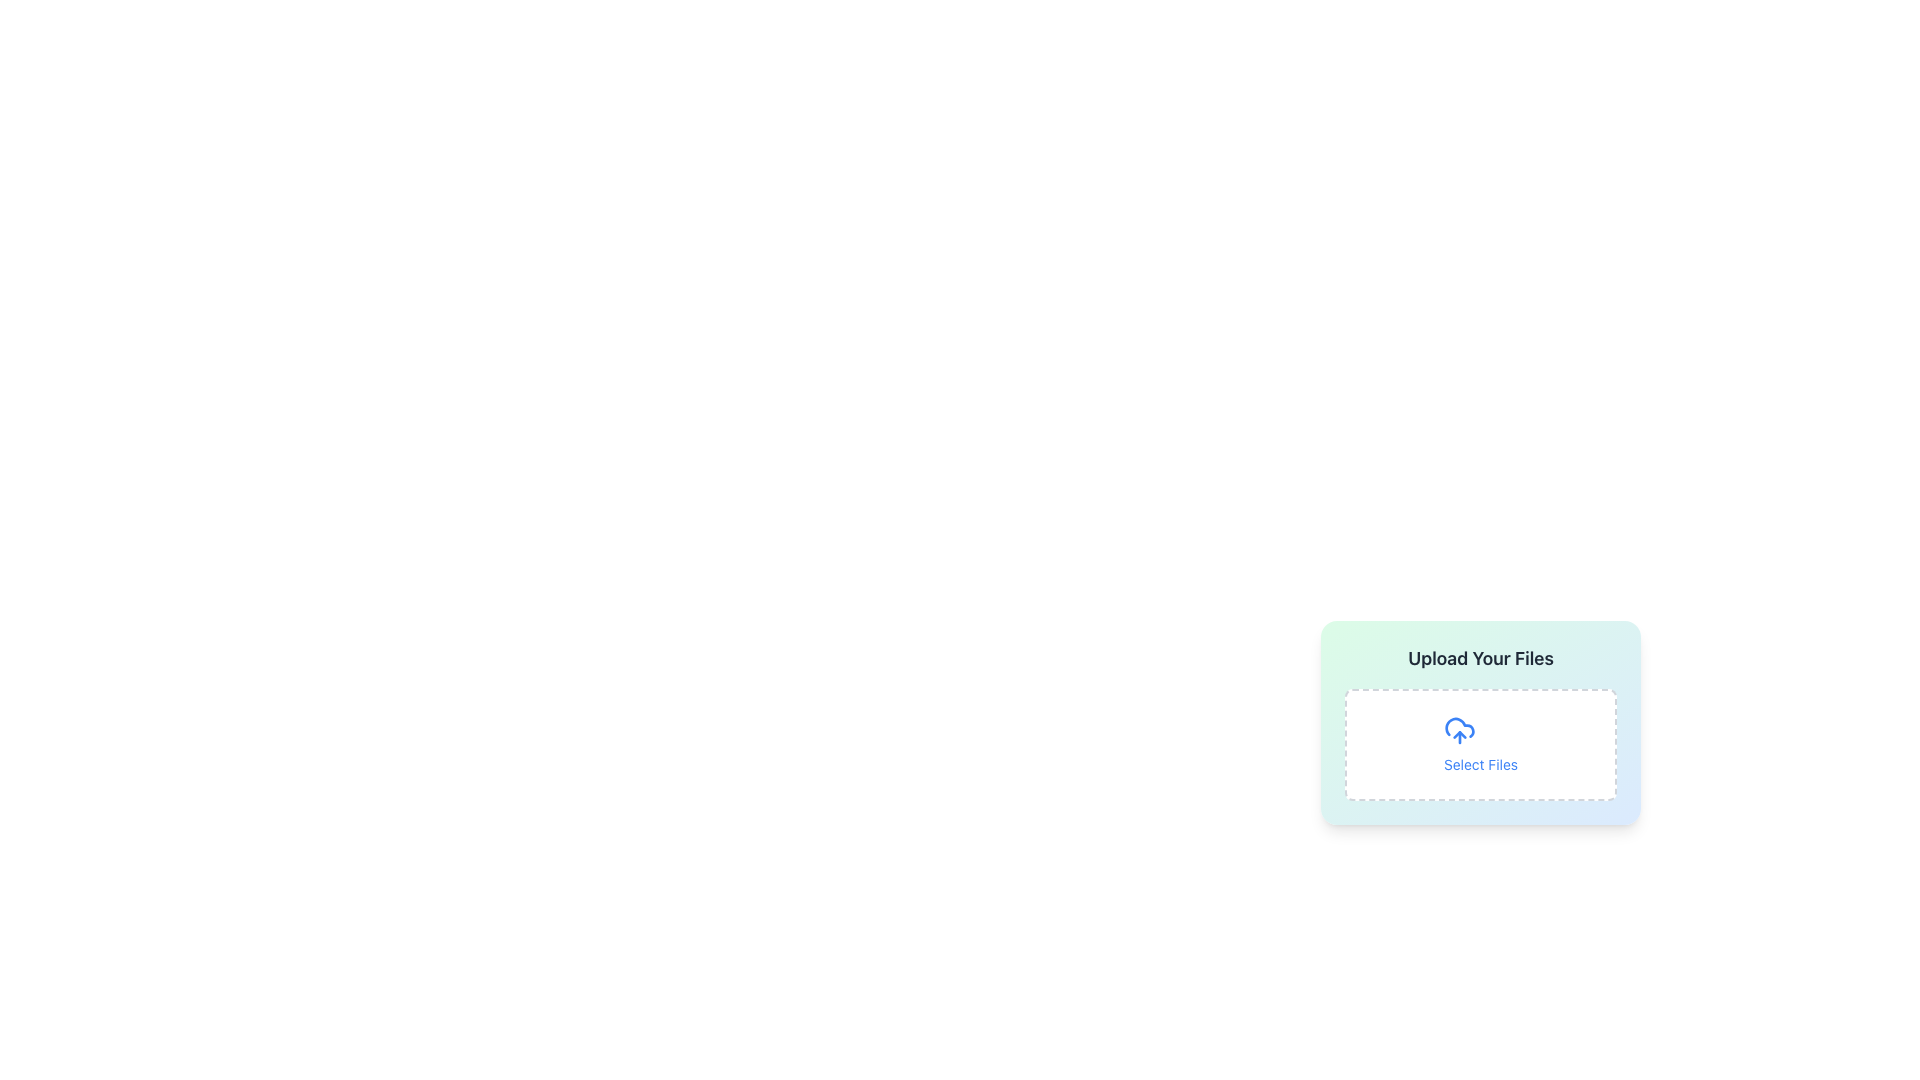 Image resolution: width=1920 pixels, height=1080 pixels. I want to click on the text label that reads 'Select Files', which is styled in blue and located below a cloud upload icon in the file upload interface, so click(1481, 764).